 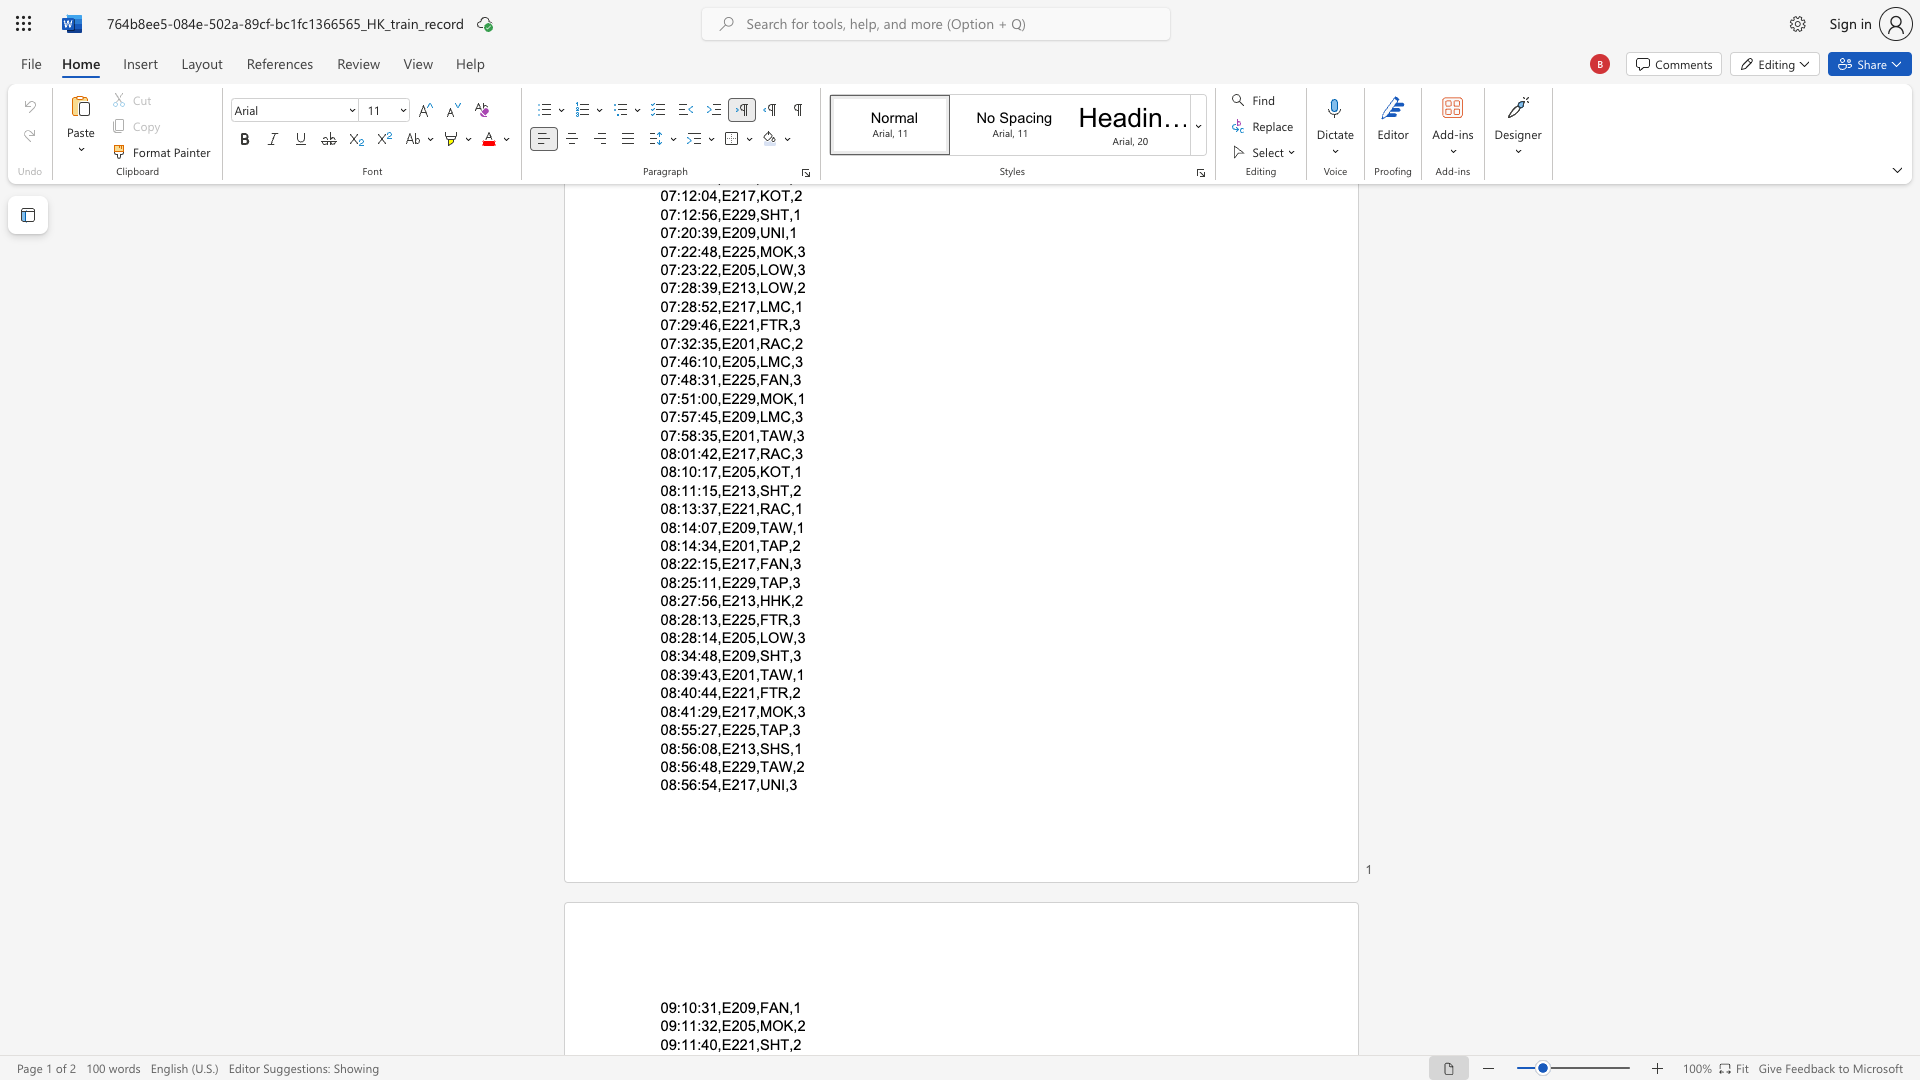 I want to click on the space between the continuous character "," and "F" in the text, so click(x=760, y=692).